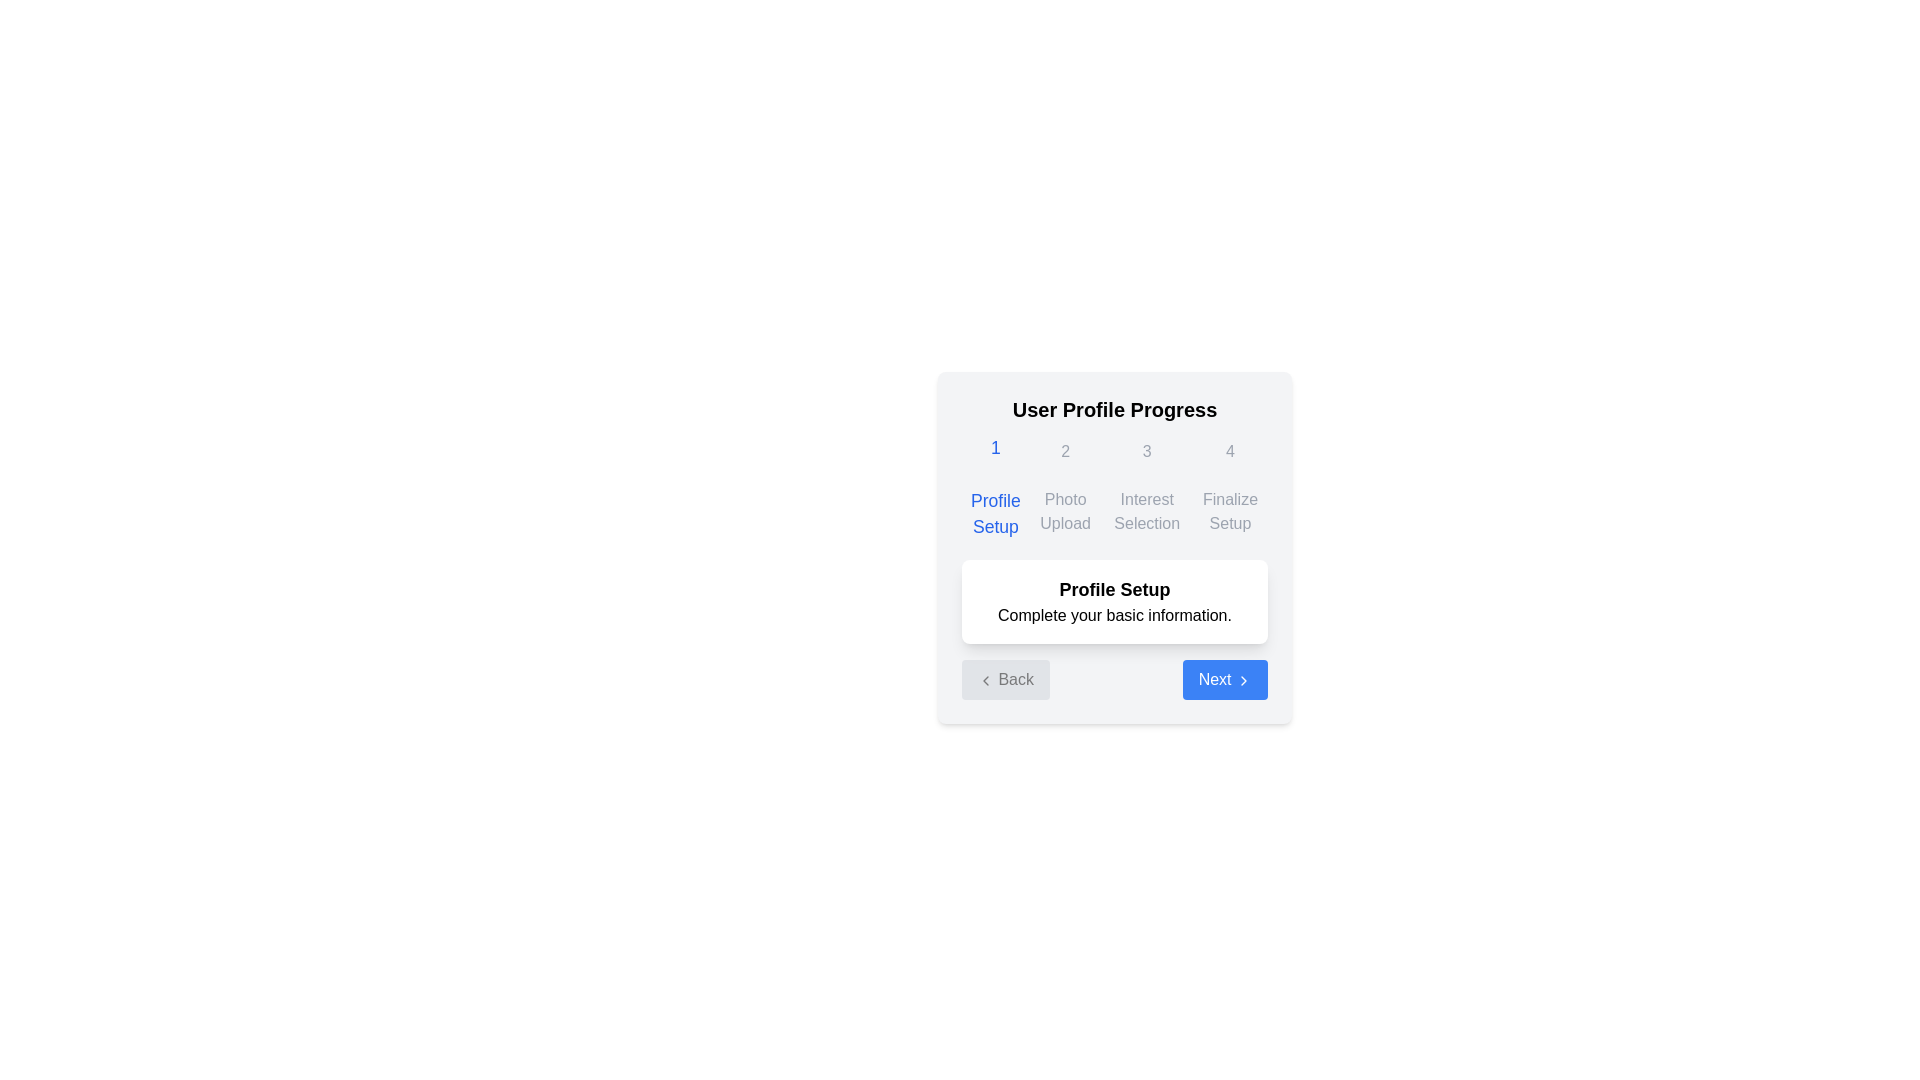  I want to click on the static text label indicating 'Interest Selection' in the third step of the multi-step process, located in the third column of the progress indicator, so click(1147, 511).